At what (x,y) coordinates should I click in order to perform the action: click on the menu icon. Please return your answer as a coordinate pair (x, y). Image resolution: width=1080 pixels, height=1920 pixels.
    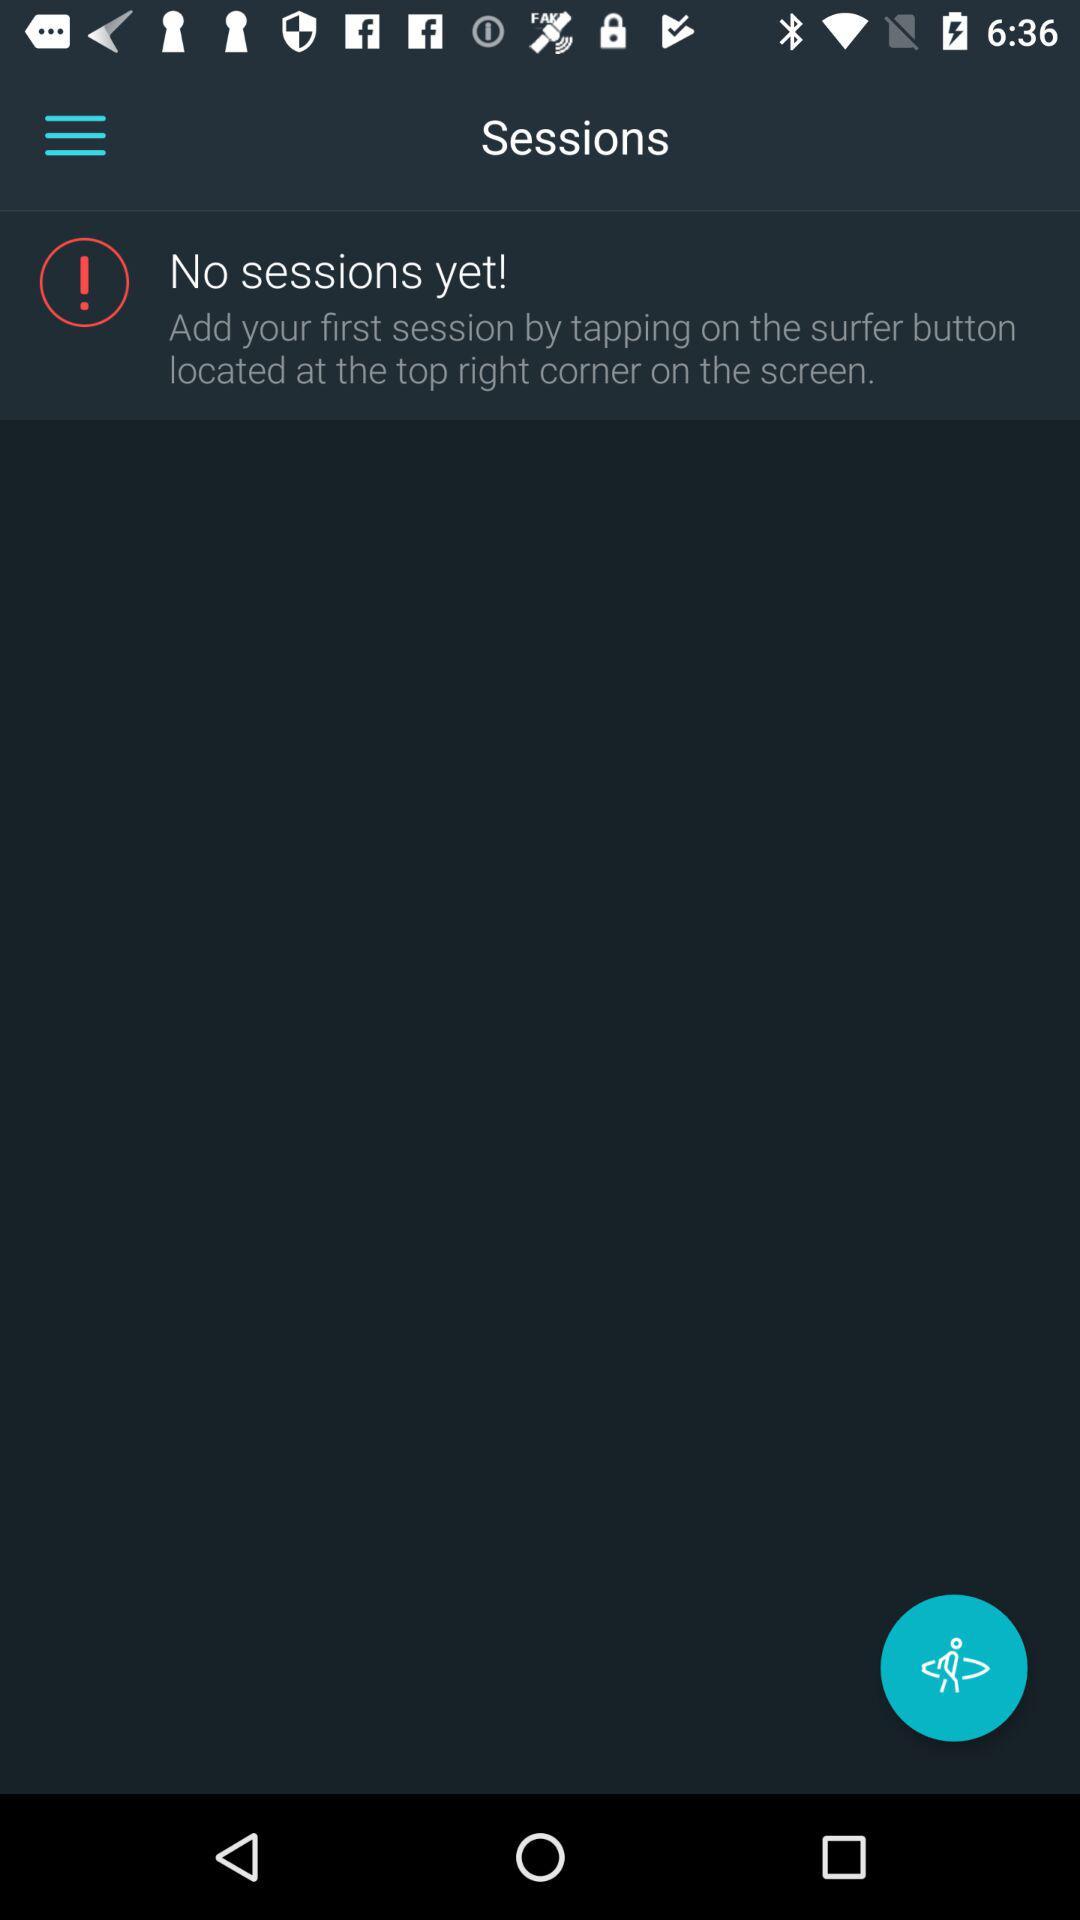
    Looking at the image, I should click on (74, 135).